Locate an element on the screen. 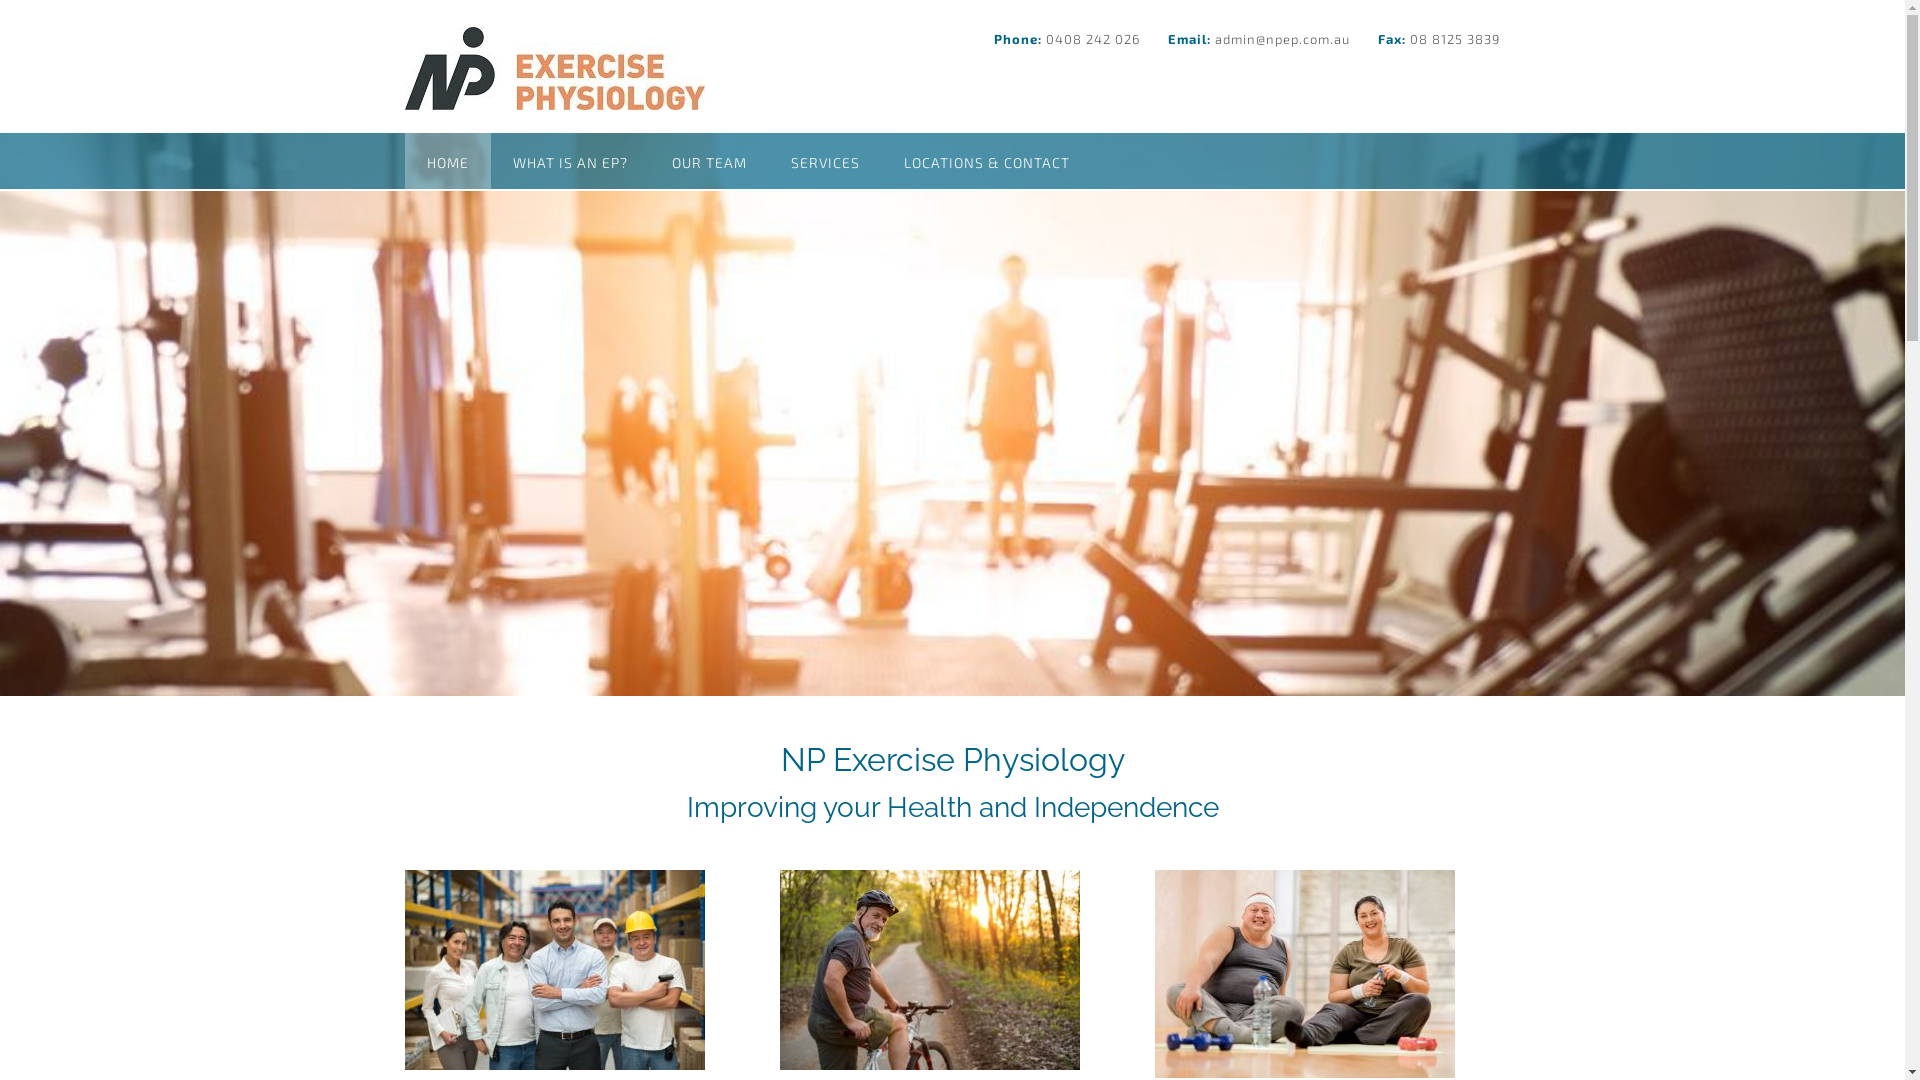 This screenshot has height=1080, width=1920. 'SERVICES' is located at coordinates (824, 160).